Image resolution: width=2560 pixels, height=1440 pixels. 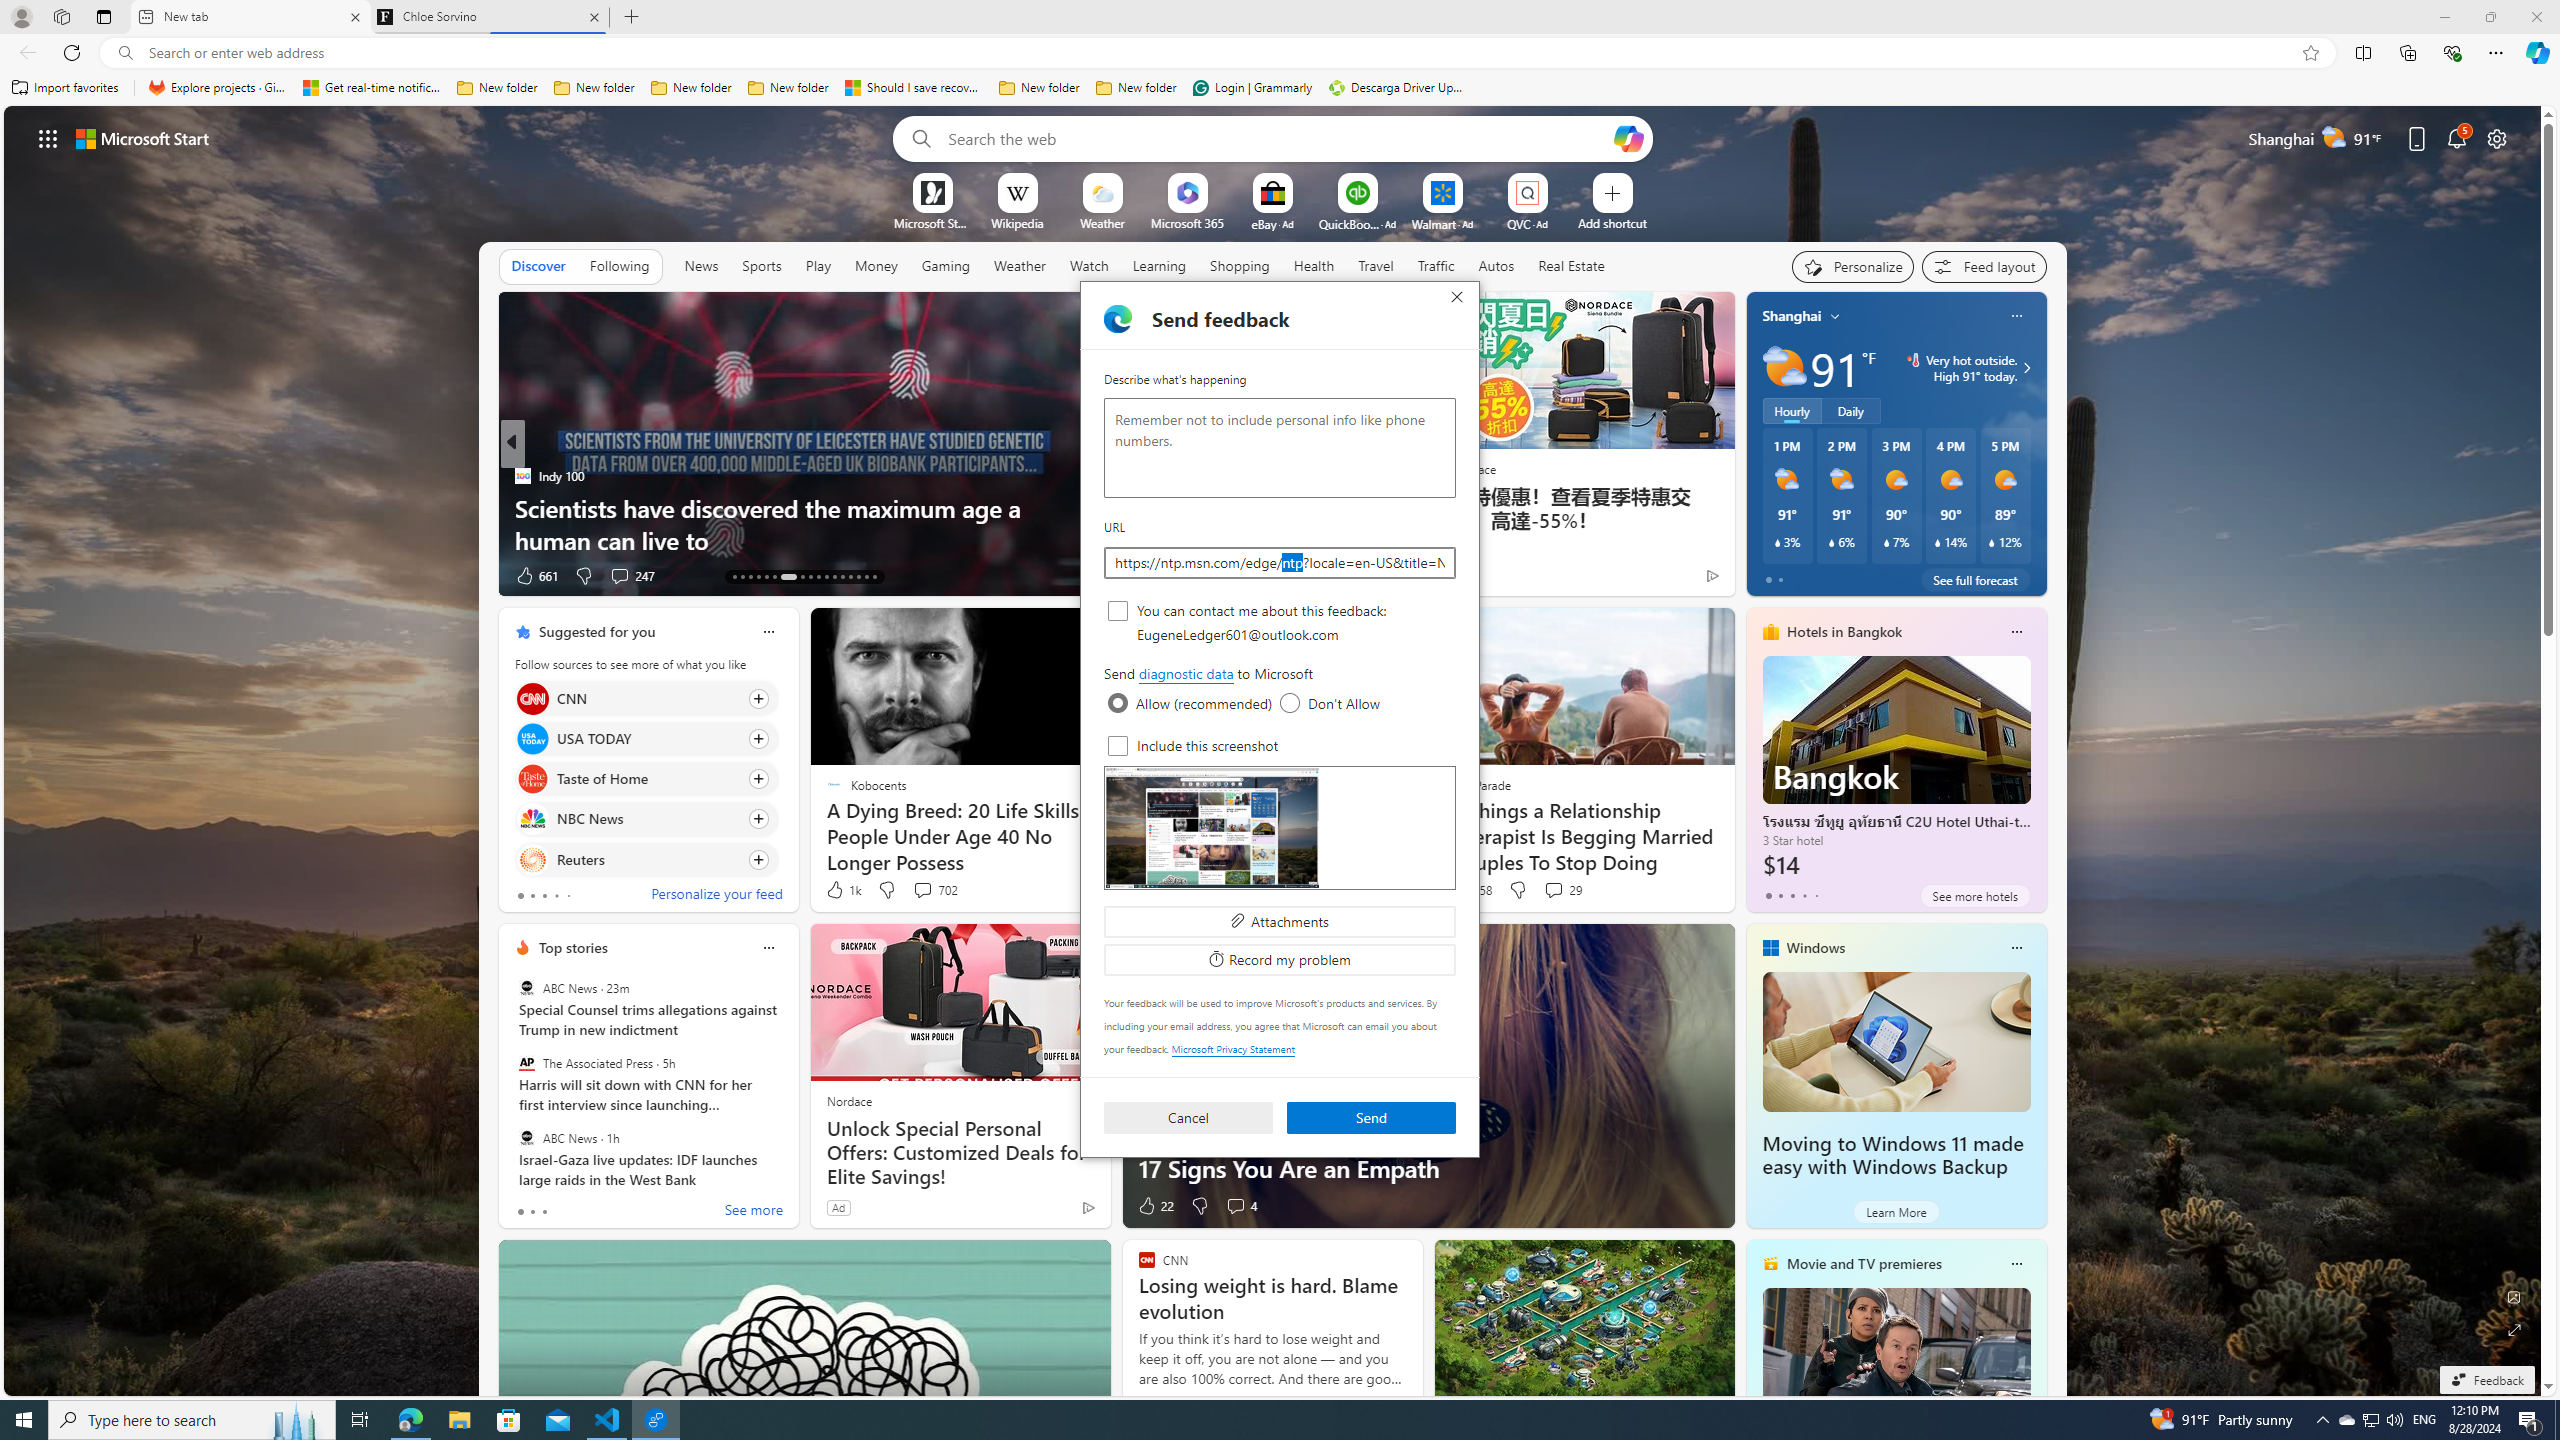 What do you see at coordinates (1117, 744) in the screenshot?
I see `'Include this screenshot'` at bounding box center [1117, 744].